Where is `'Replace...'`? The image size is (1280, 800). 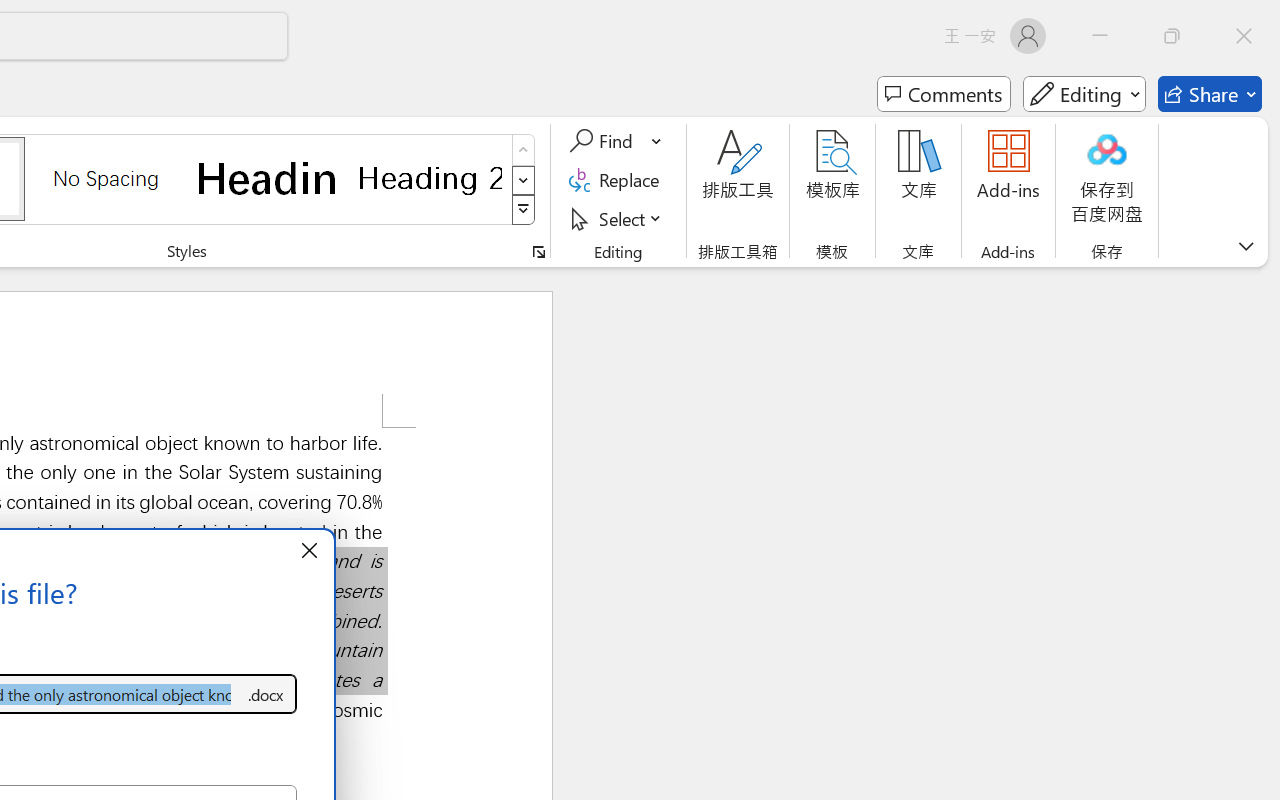
'Replace...' is located at coordinates (616, 179).